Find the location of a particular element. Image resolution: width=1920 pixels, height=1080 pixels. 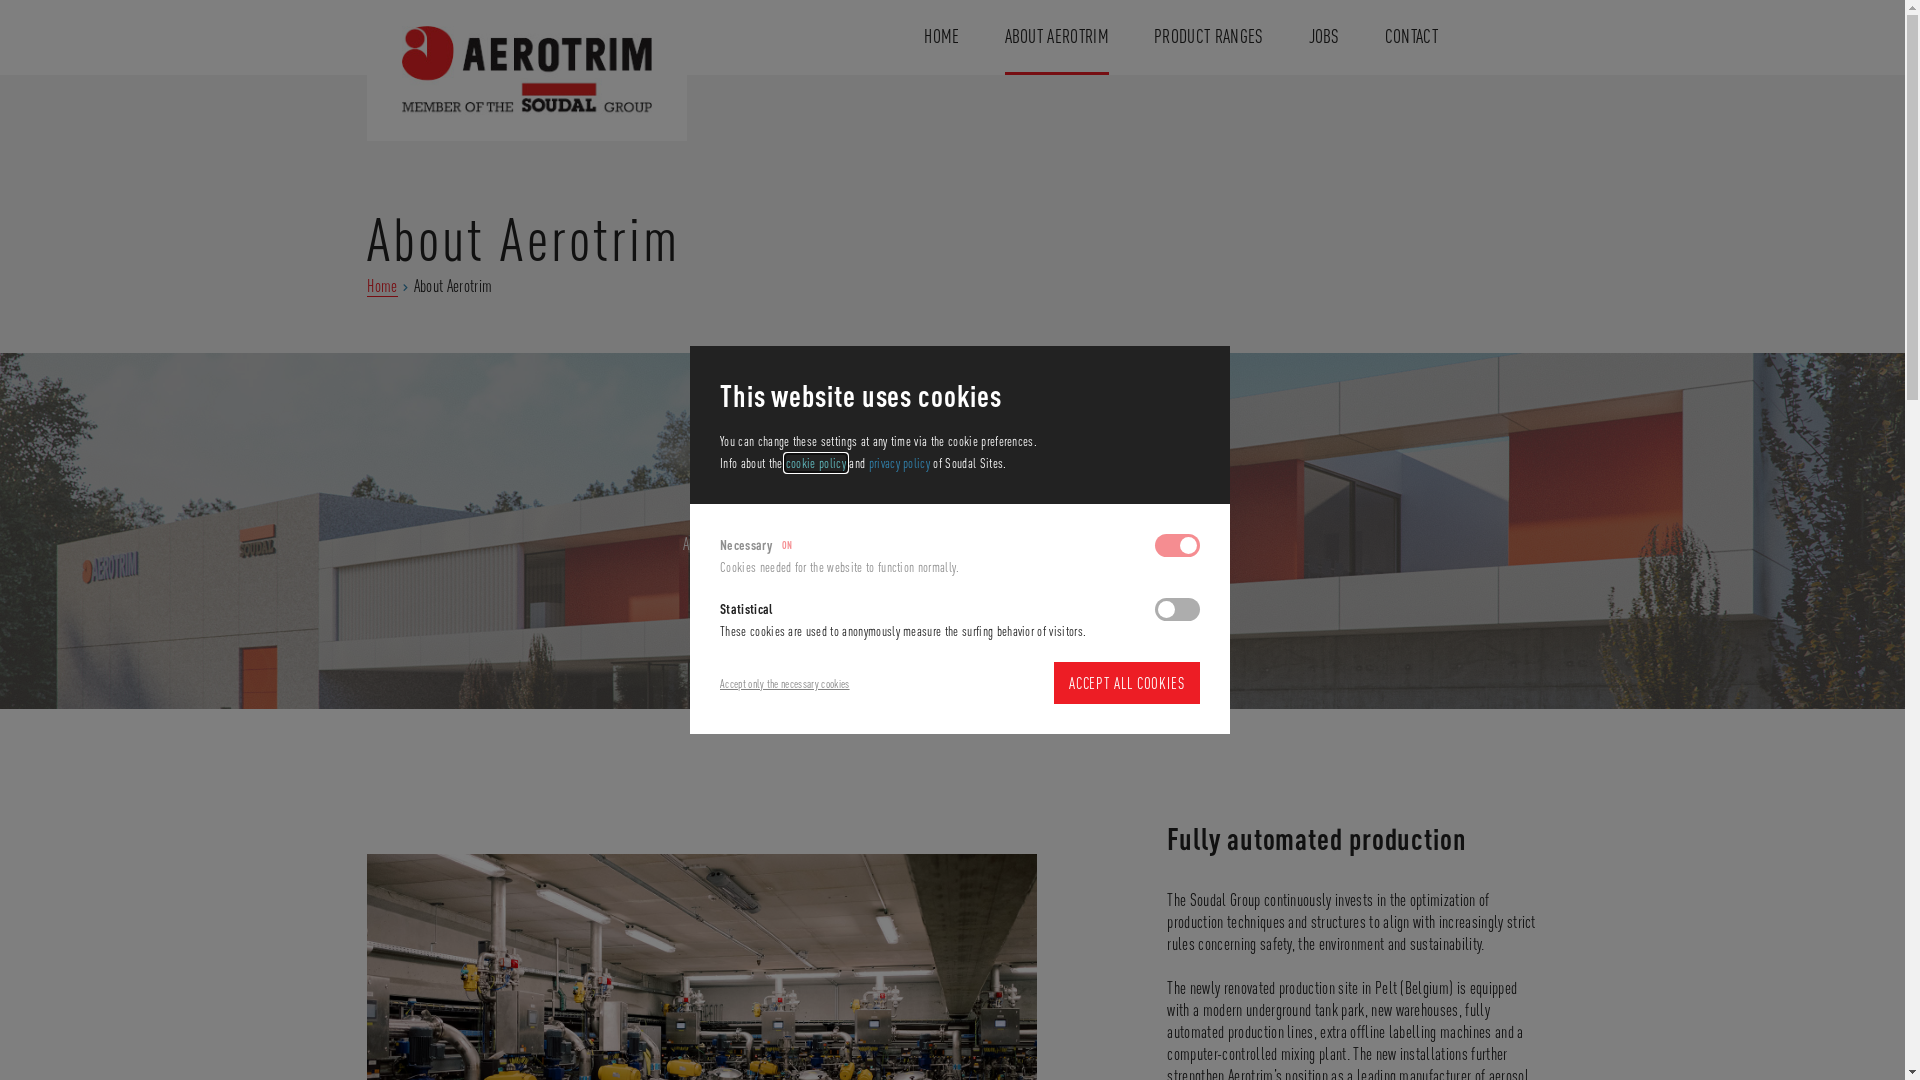

'ABOUT AEROTRIM' is located at coordinates (1055, 37).